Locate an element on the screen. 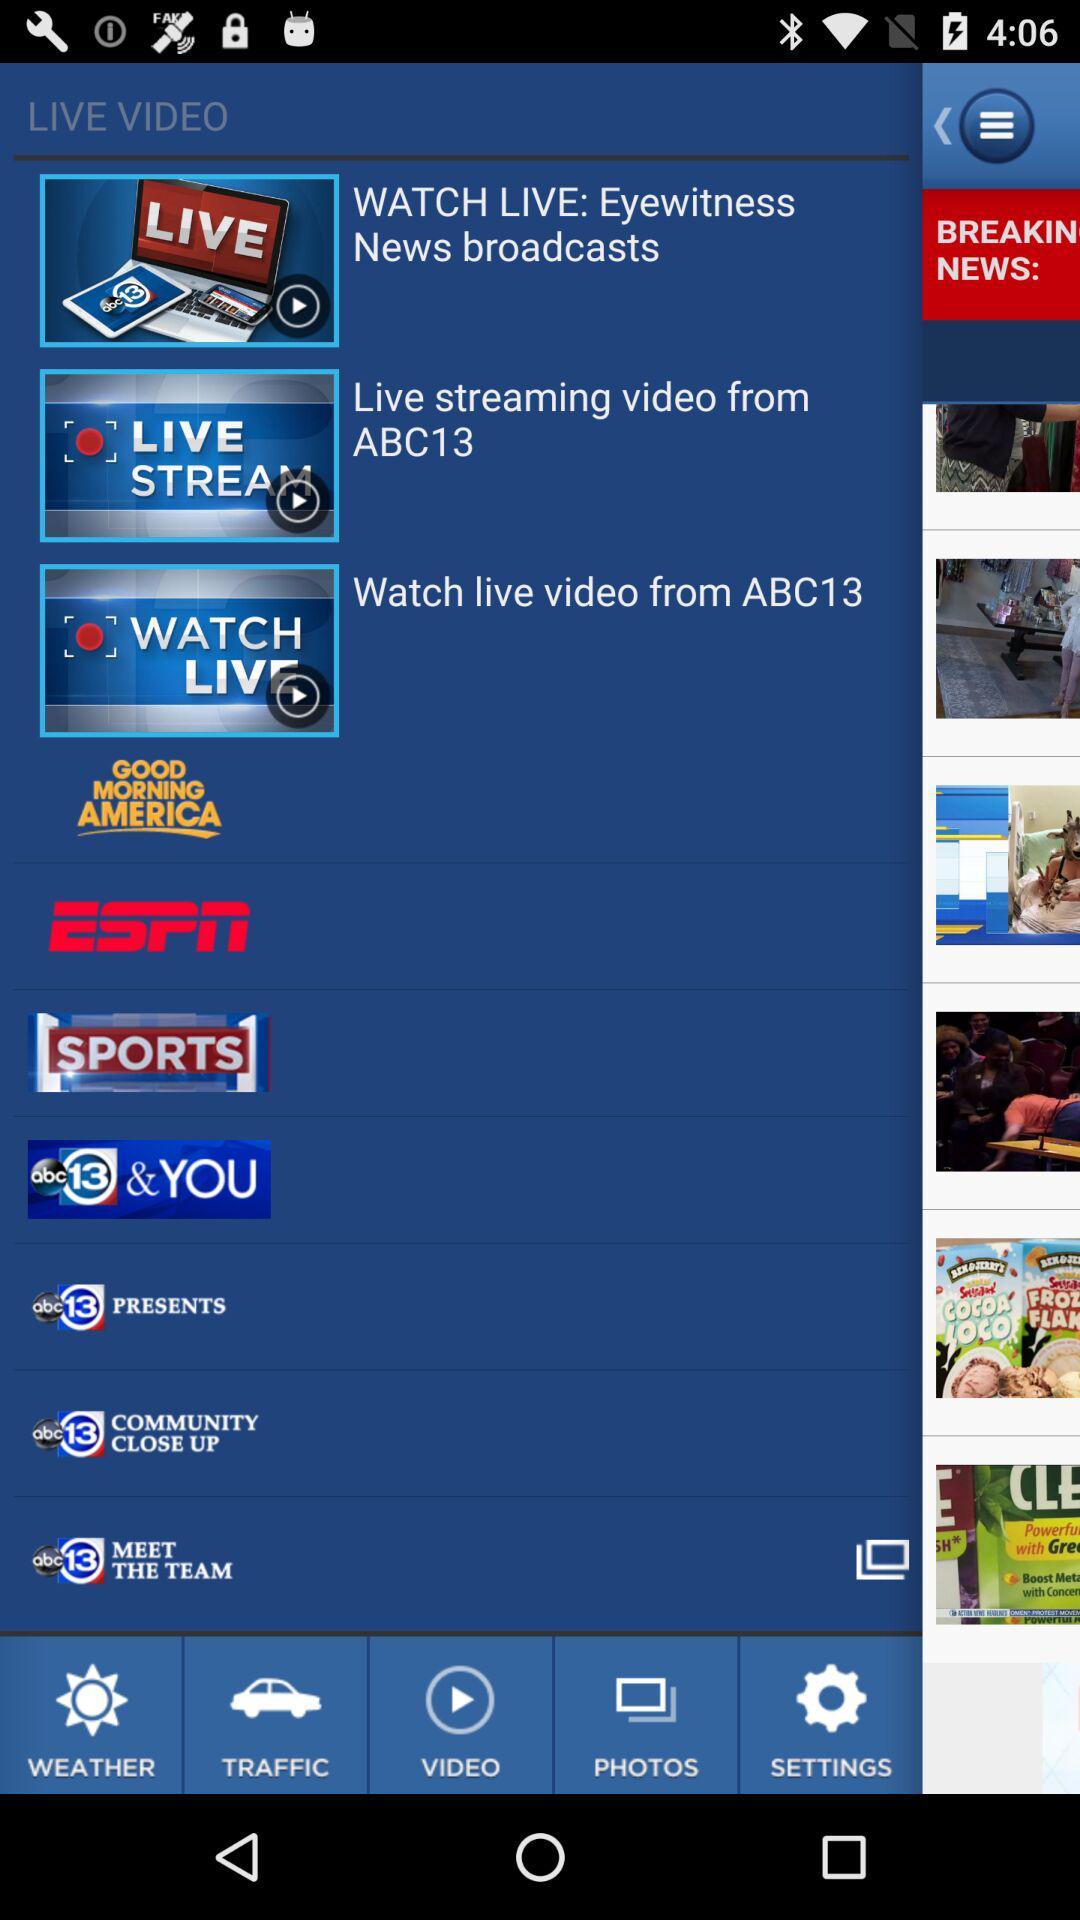 This screenshot has height=1920, width=1080. settings button is located at coordinates (831, 1714).